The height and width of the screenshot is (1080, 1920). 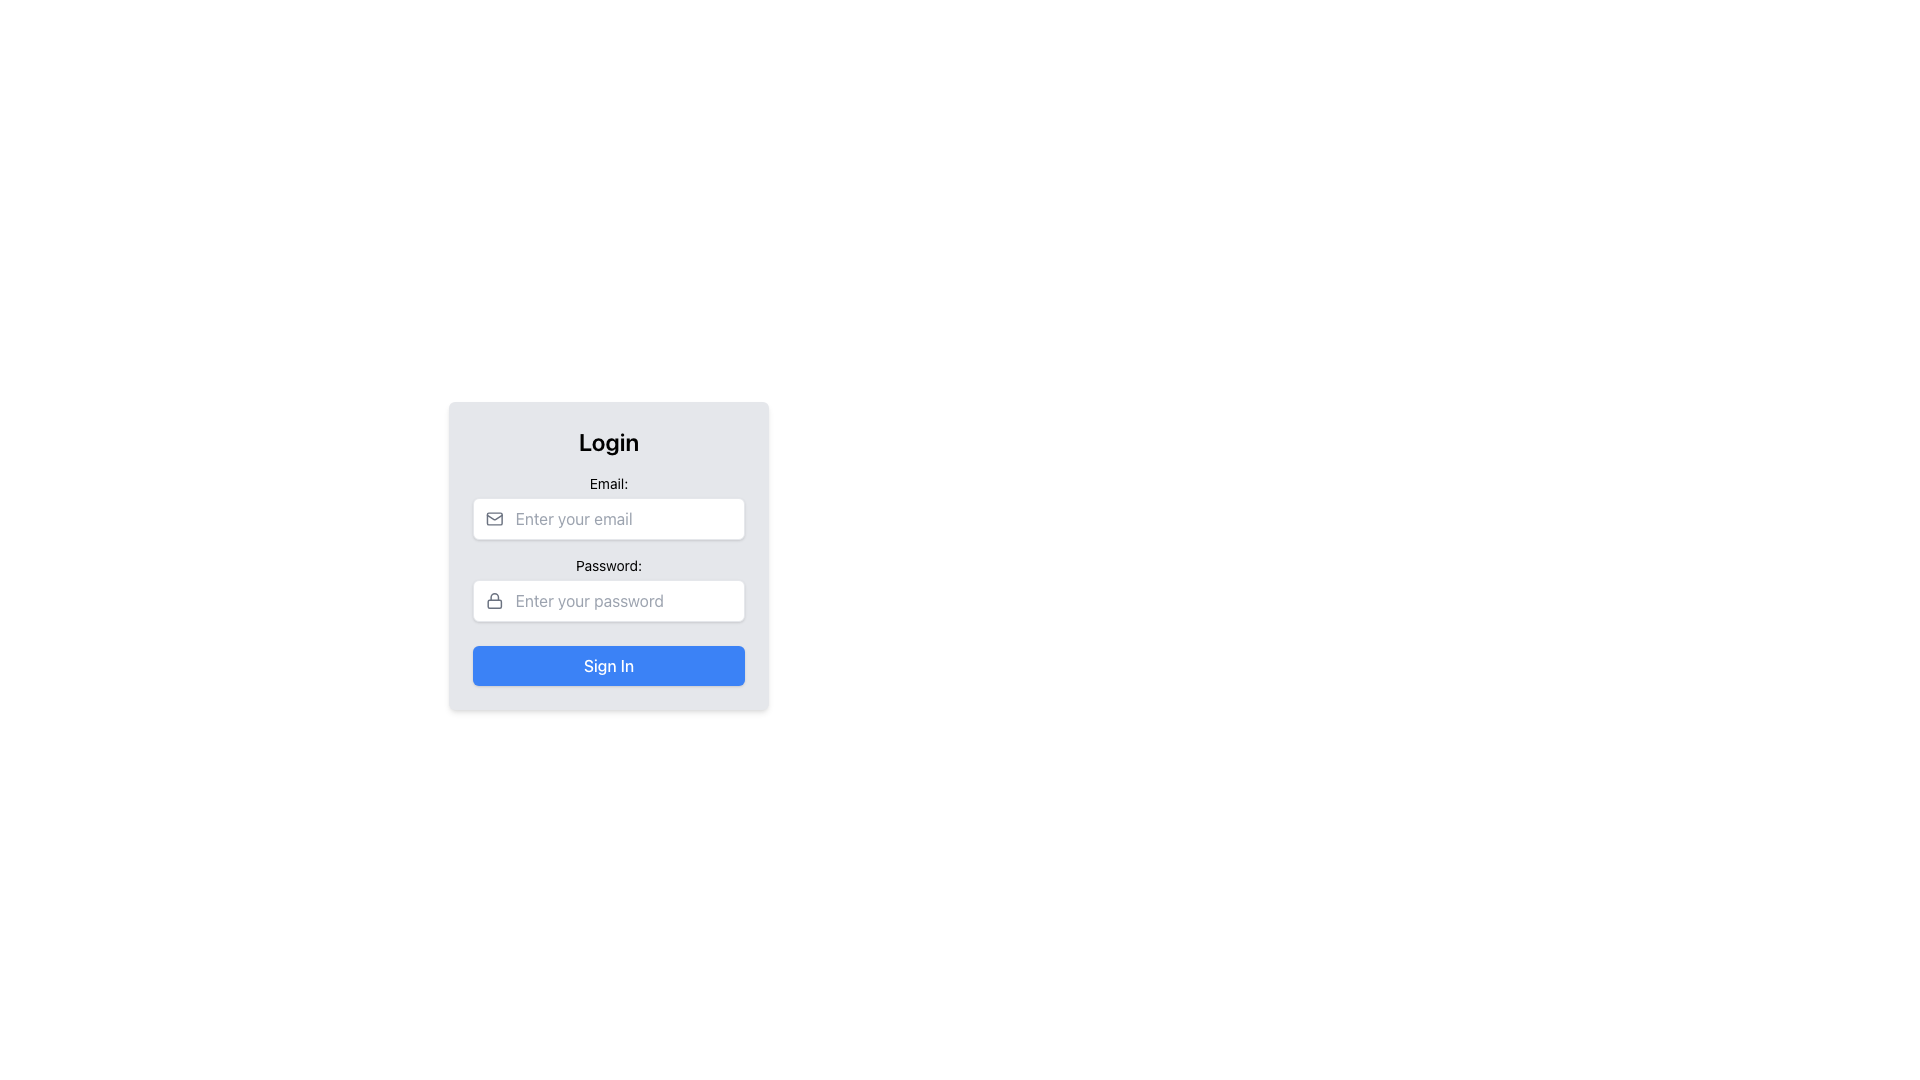 What do you see at coordinates (608, 518) in the screenshot?
I see `the email input field located below the 'Email:' label in the 'Login' form` at bounding box center [608, 518].